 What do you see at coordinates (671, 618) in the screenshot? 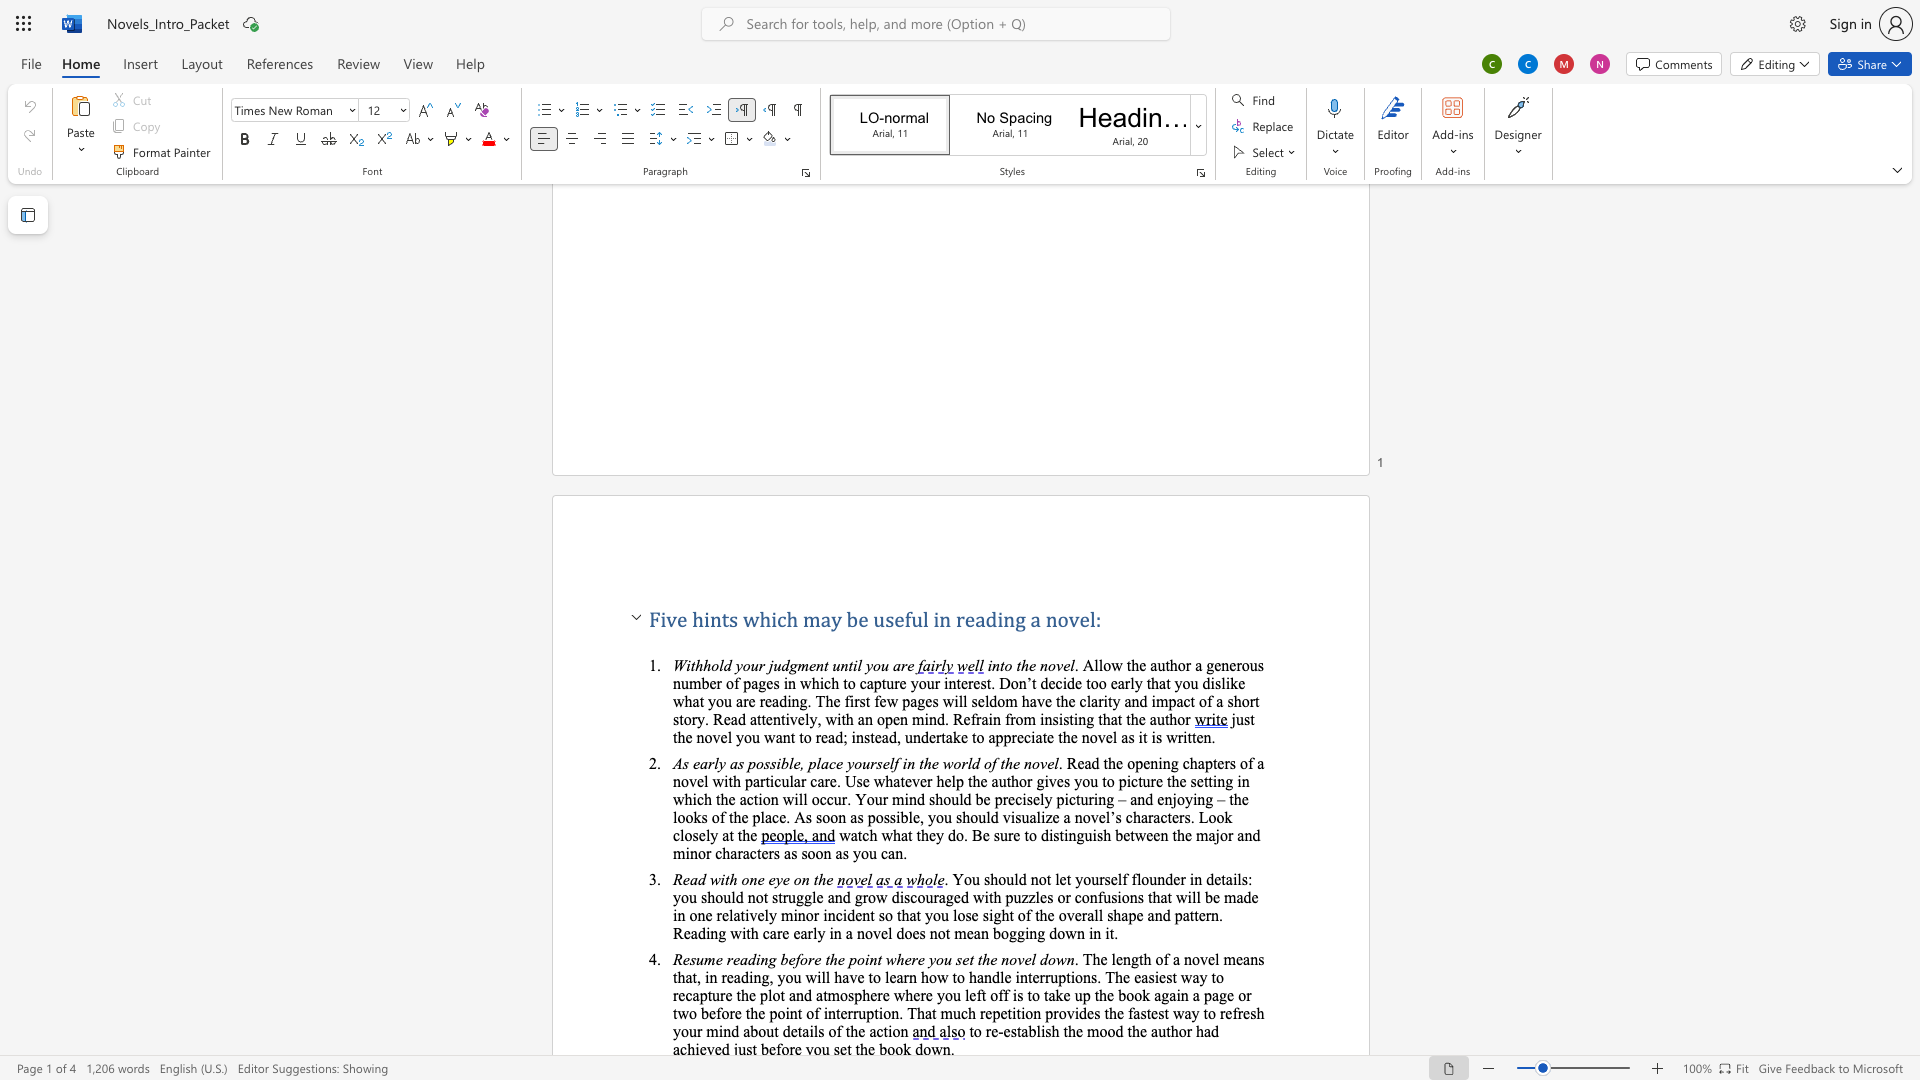
I see `the 1th character "v" in the text` at bounding box center [671, 618].